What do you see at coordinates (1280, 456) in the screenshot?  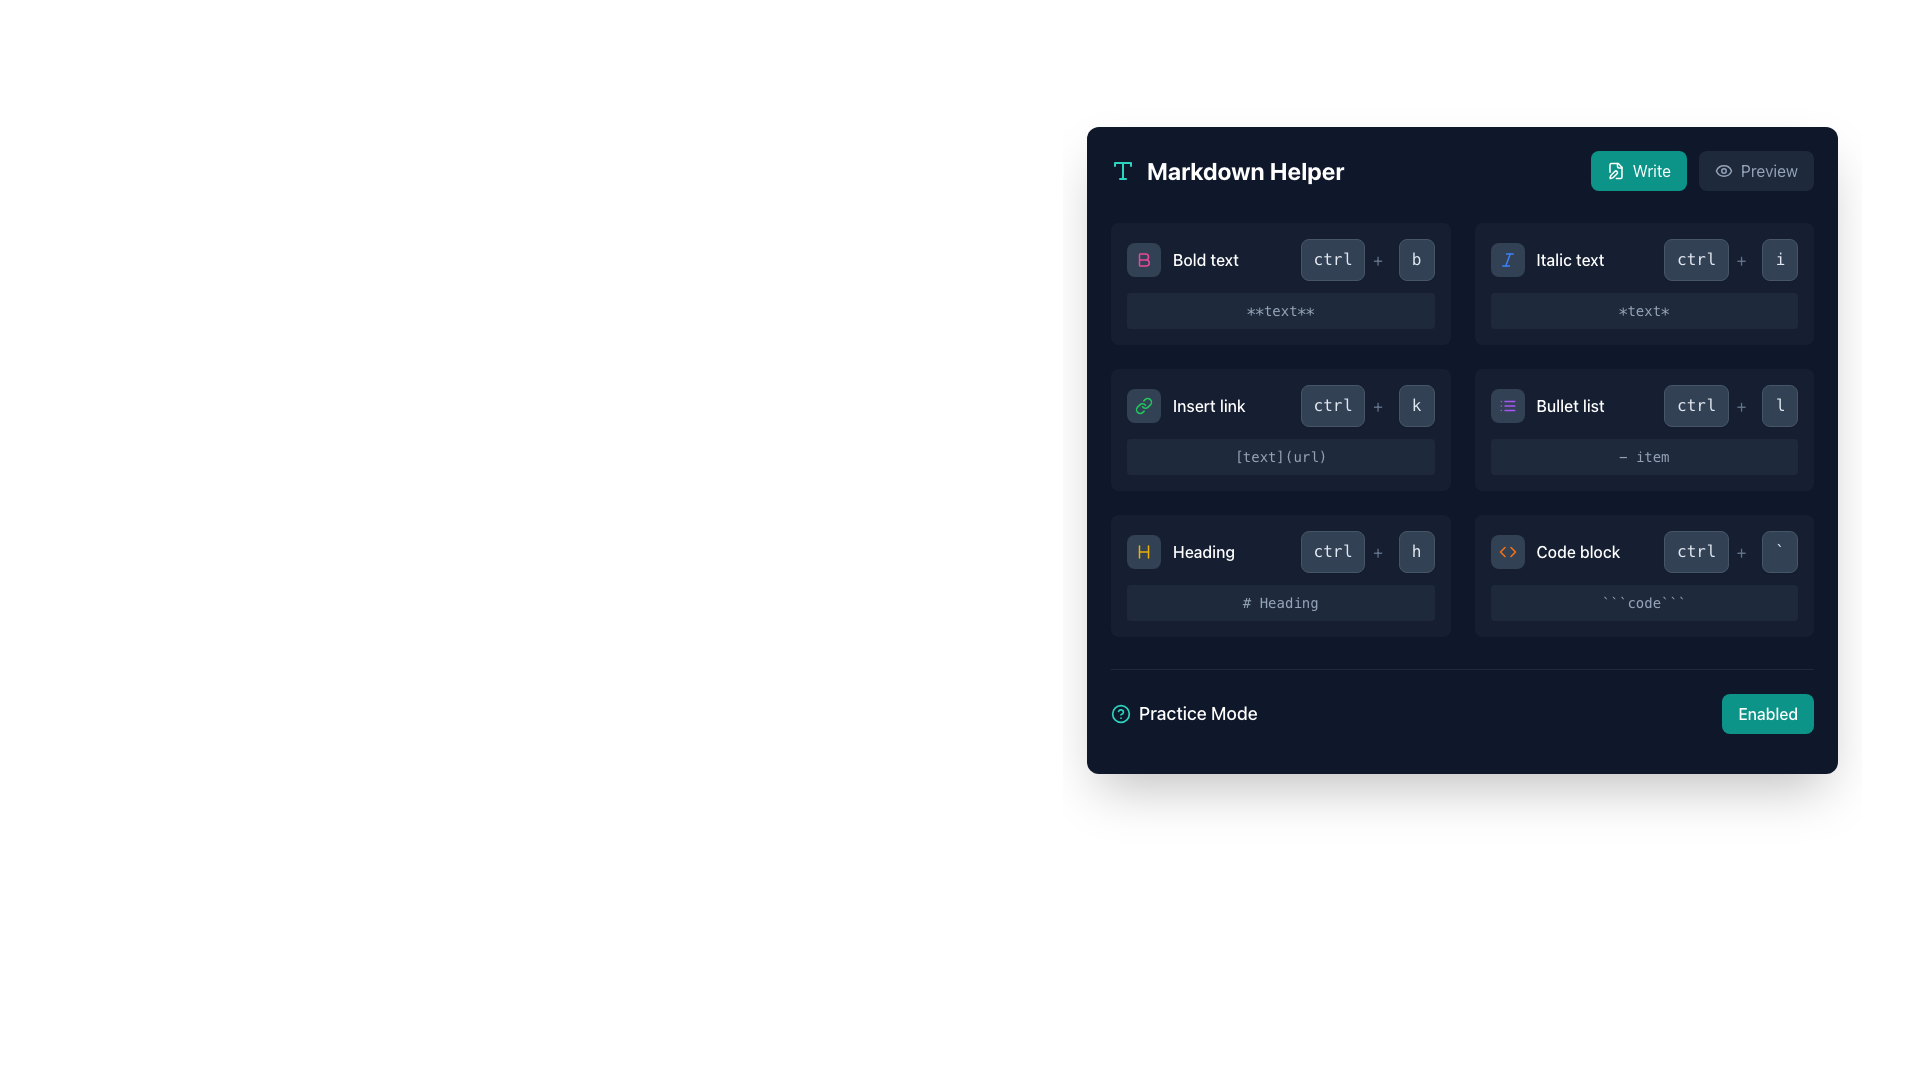 I see `the displayed text in the last element of the 'Insert link' section of the 'Markdown Helper' interface, which is a piece of text styled in a monospaced font with a dark slate background and light slate-colored text` at bounding box center [1280, 456].